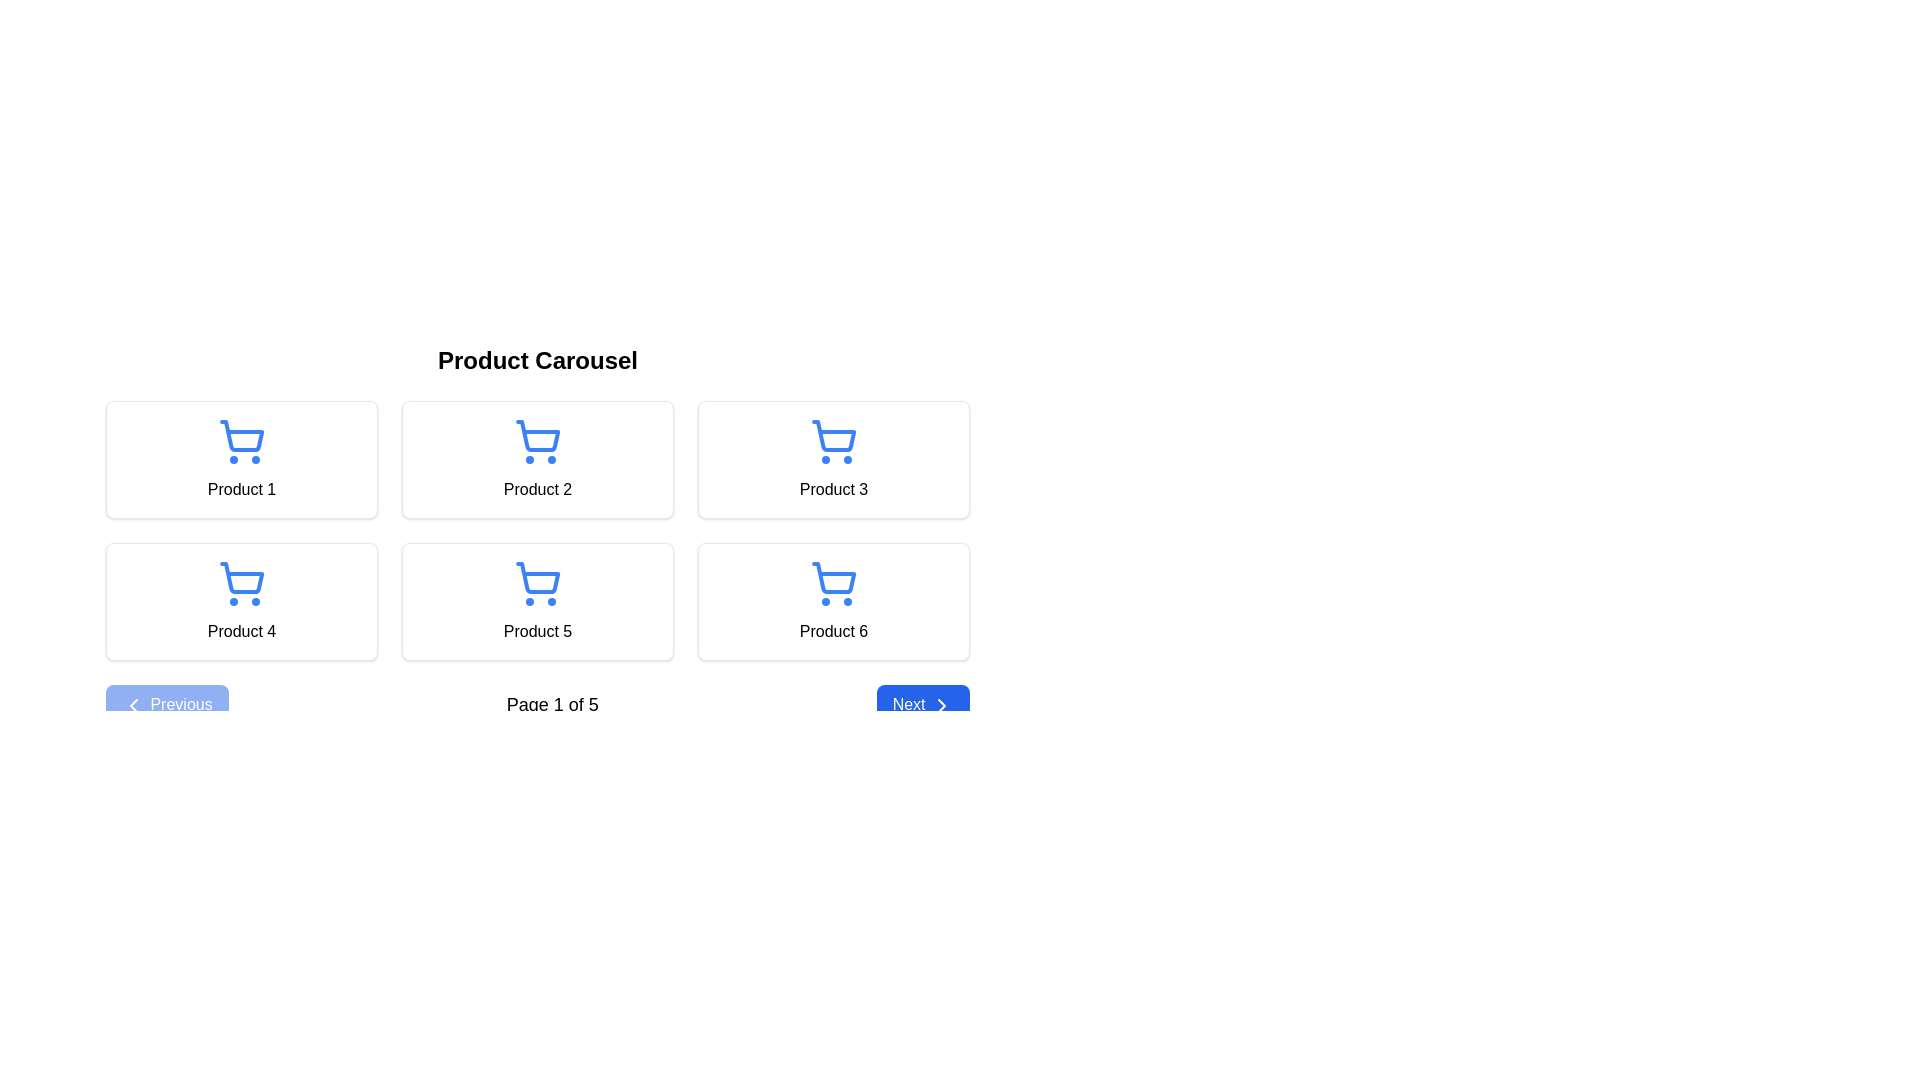  Describe the element at coordinates (834, 441) in the screenshot. I see `the blue shopping cart icon located at the top of the 'Product 3' card in the top-right corner of the grid` at that location.